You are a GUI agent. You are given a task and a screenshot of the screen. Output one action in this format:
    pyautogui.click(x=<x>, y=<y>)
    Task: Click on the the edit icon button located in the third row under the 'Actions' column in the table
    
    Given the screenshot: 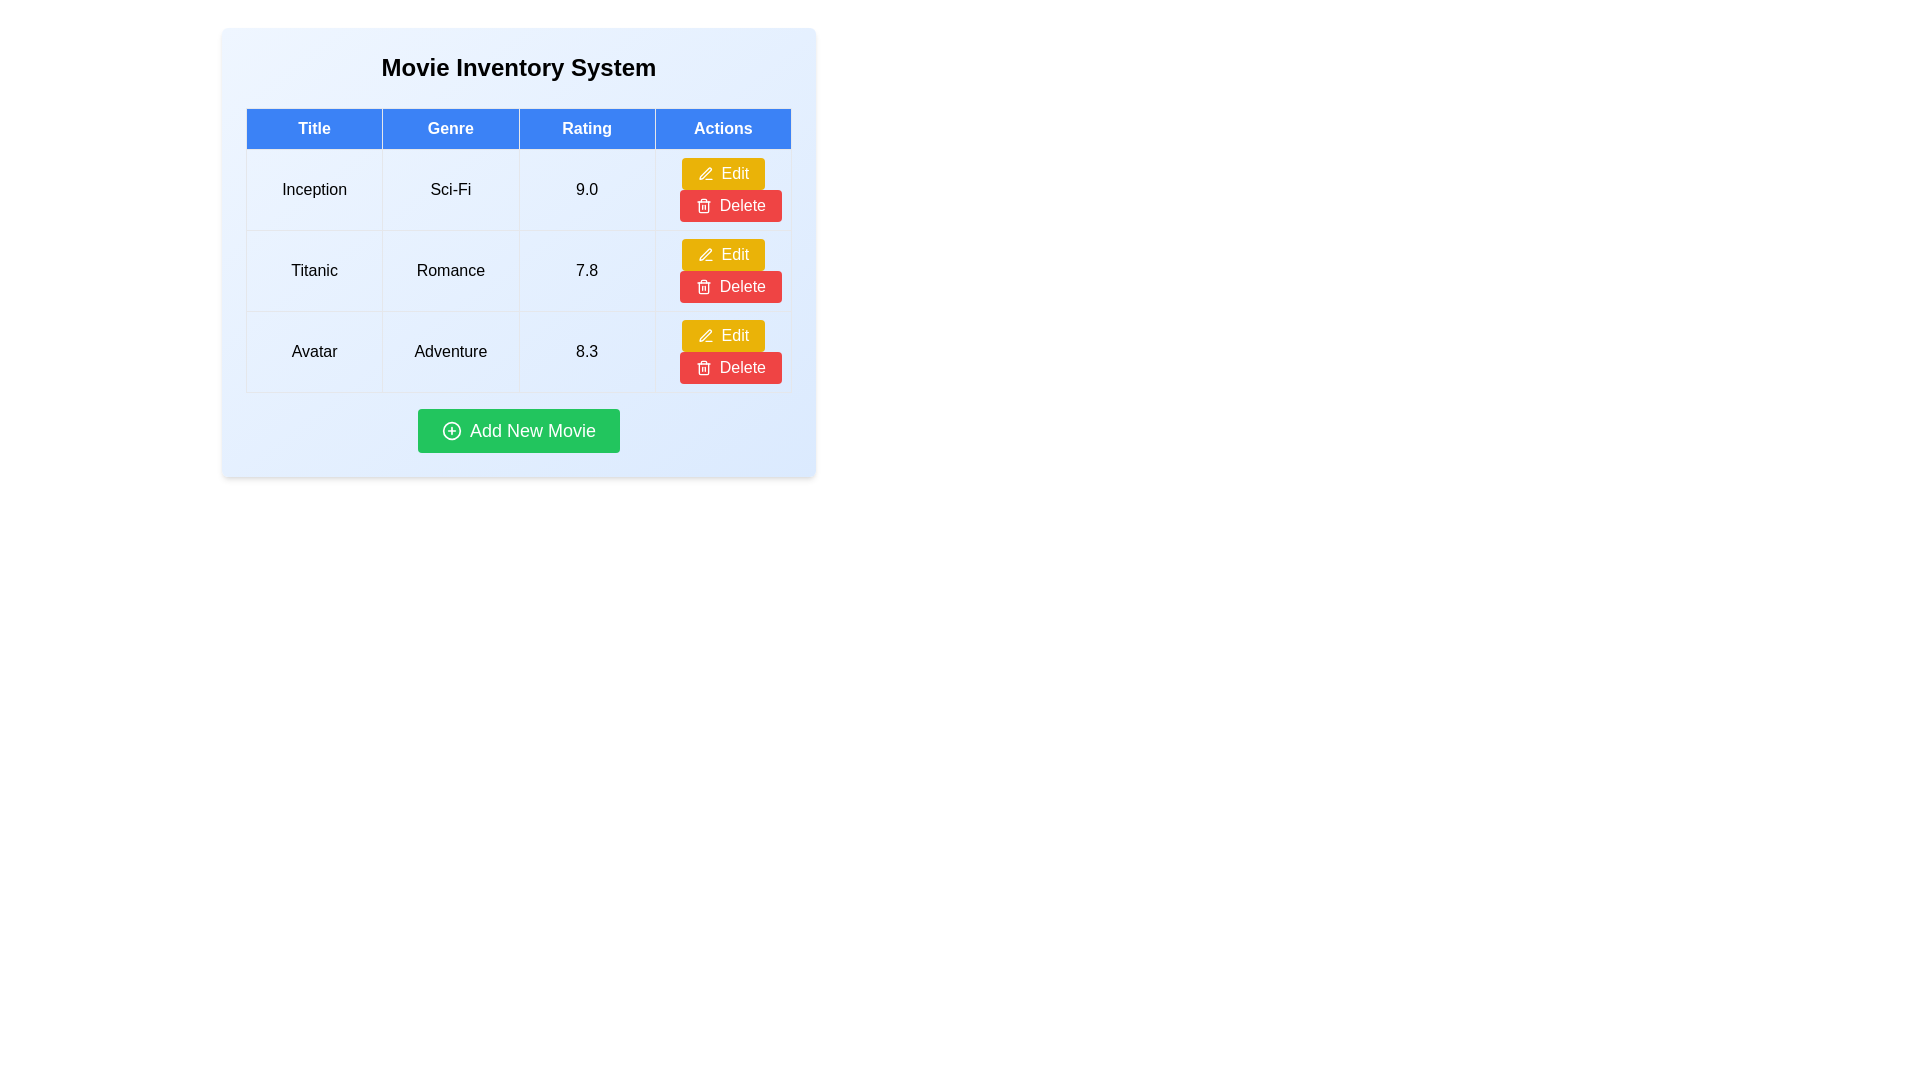 What is the action you would take?
    pyautogui.click(x=705, y=334)
    